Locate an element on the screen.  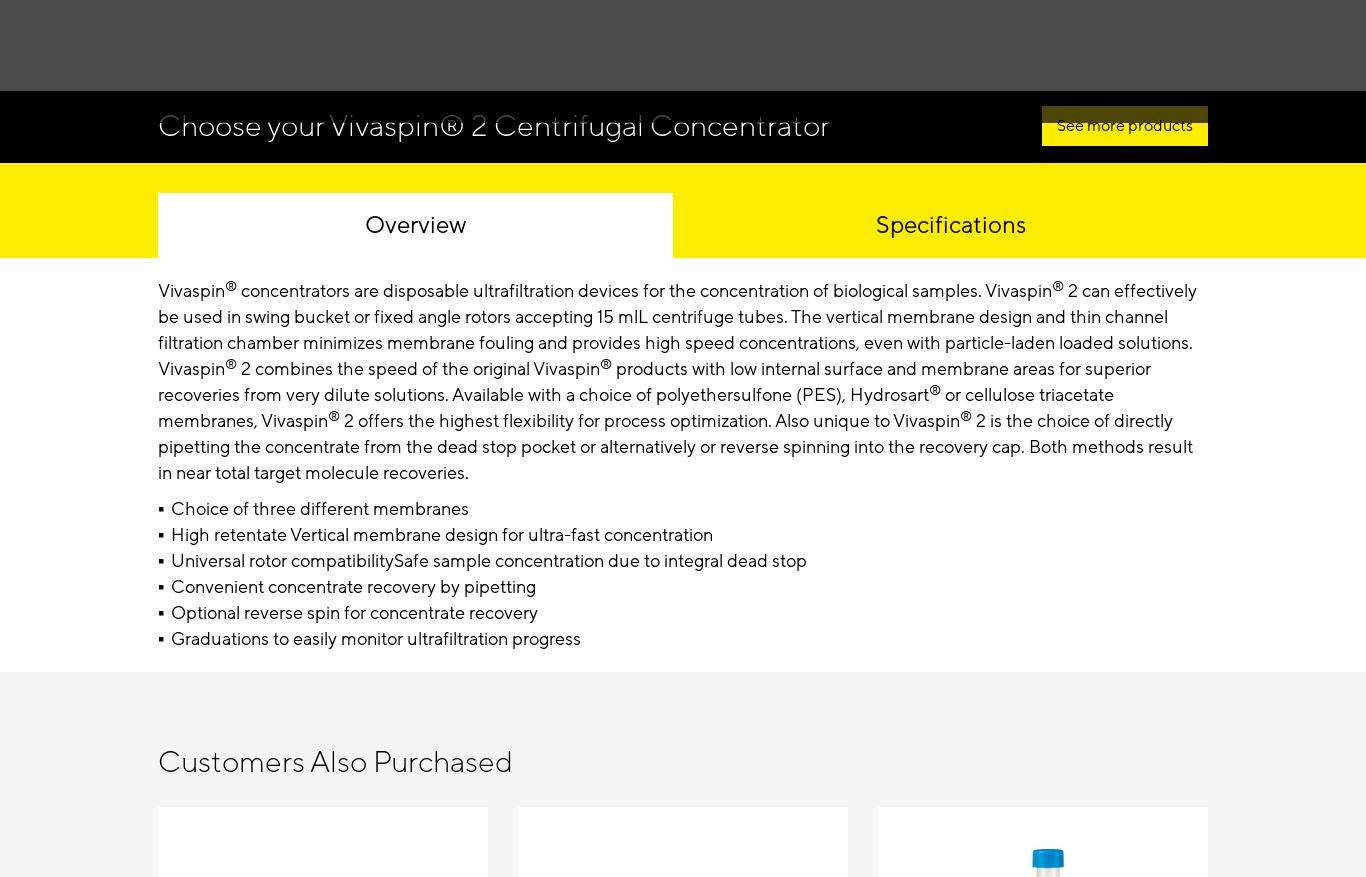
'Optional reverse spin for concentrate recovery' is located at coordinates (352, 612).